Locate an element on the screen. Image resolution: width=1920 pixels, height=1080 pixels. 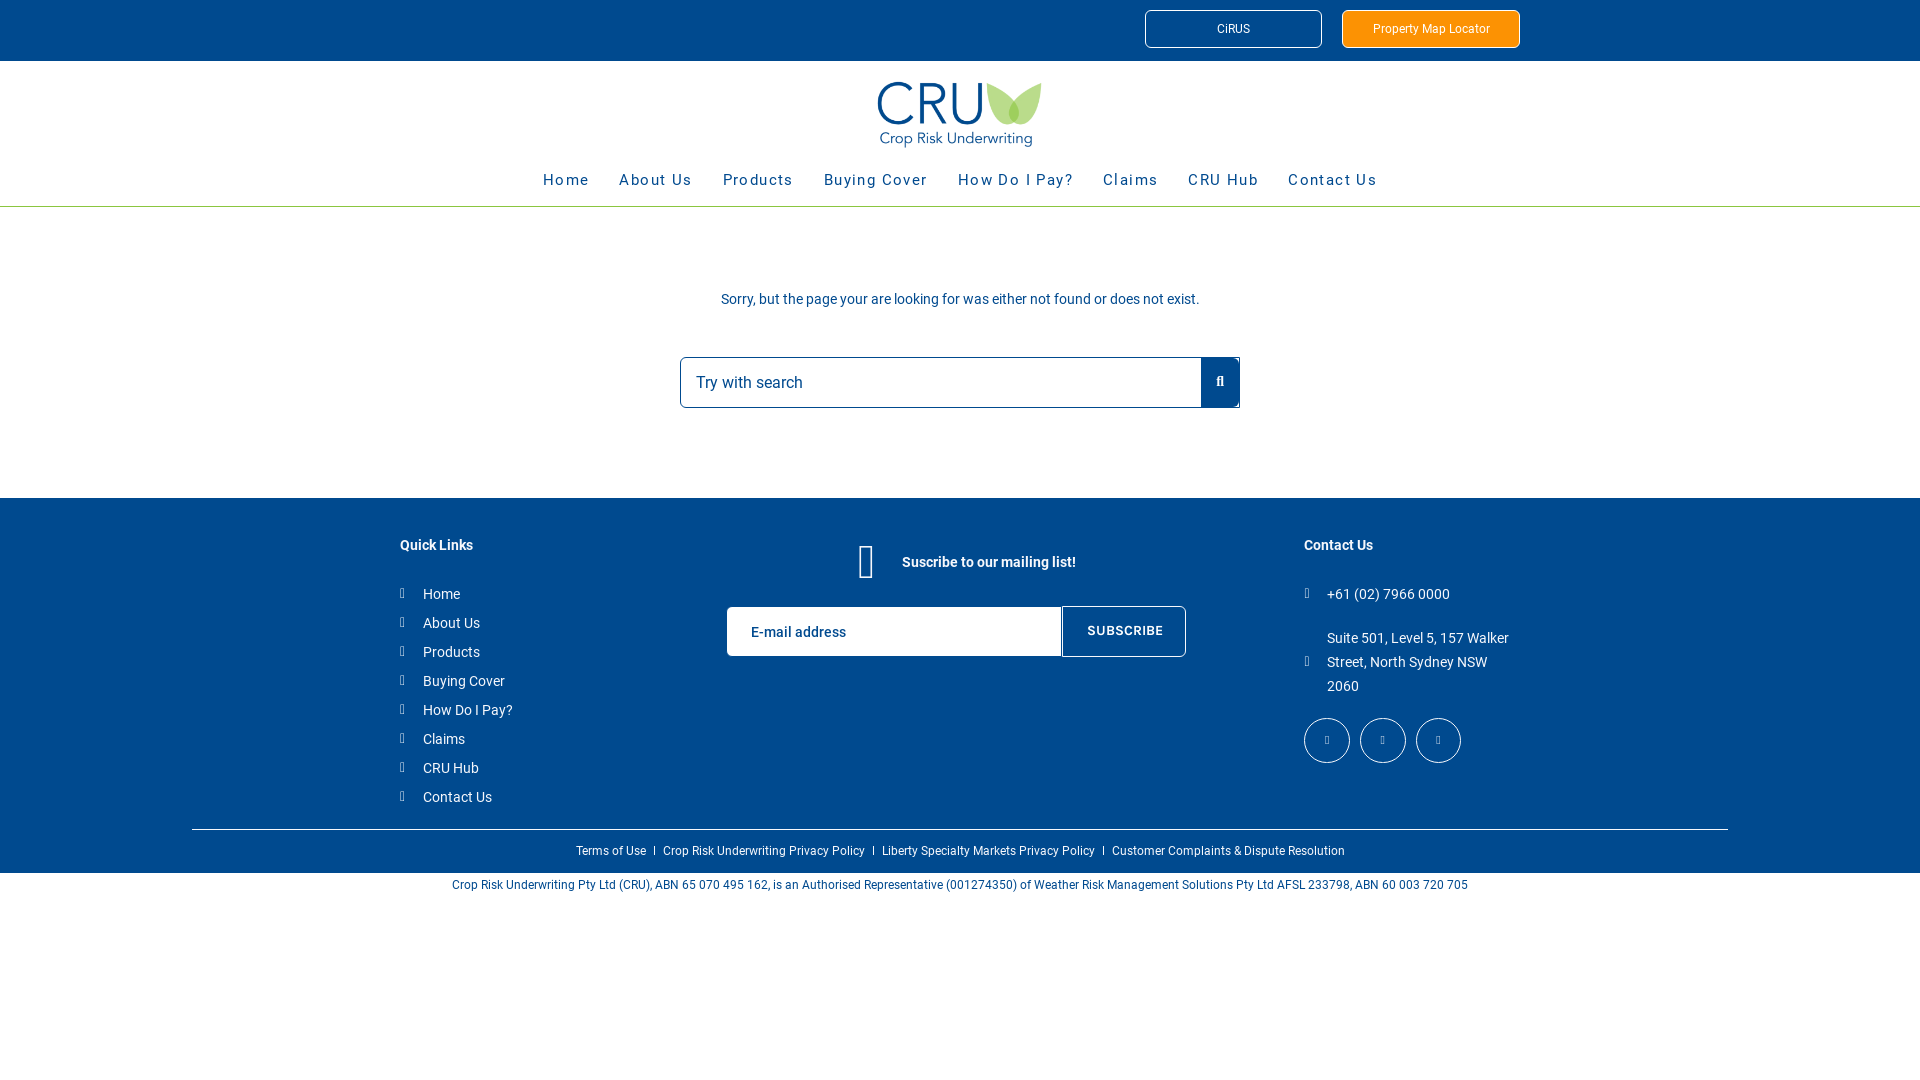
'Claims' is located at coordinates (399, 739).